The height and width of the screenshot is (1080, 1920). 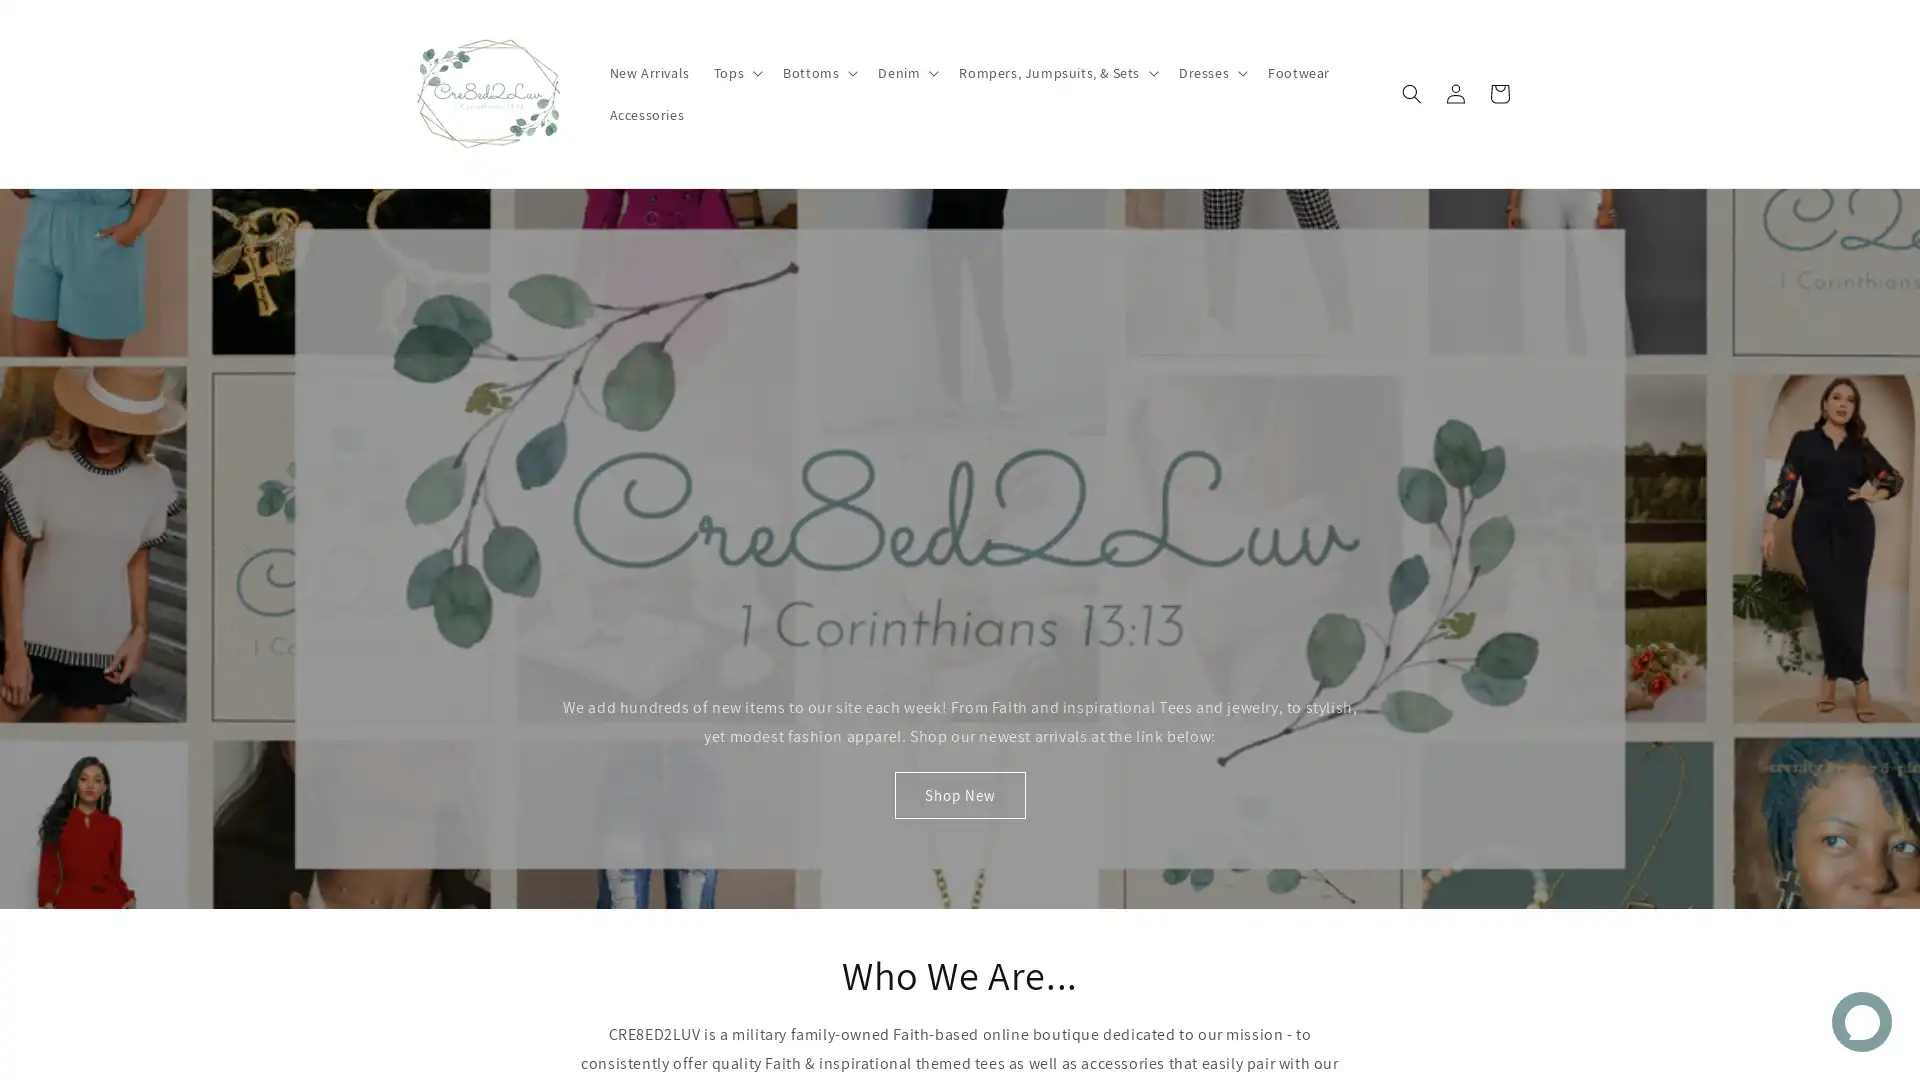 I want to click on Tops, so click(x=734, y=138).